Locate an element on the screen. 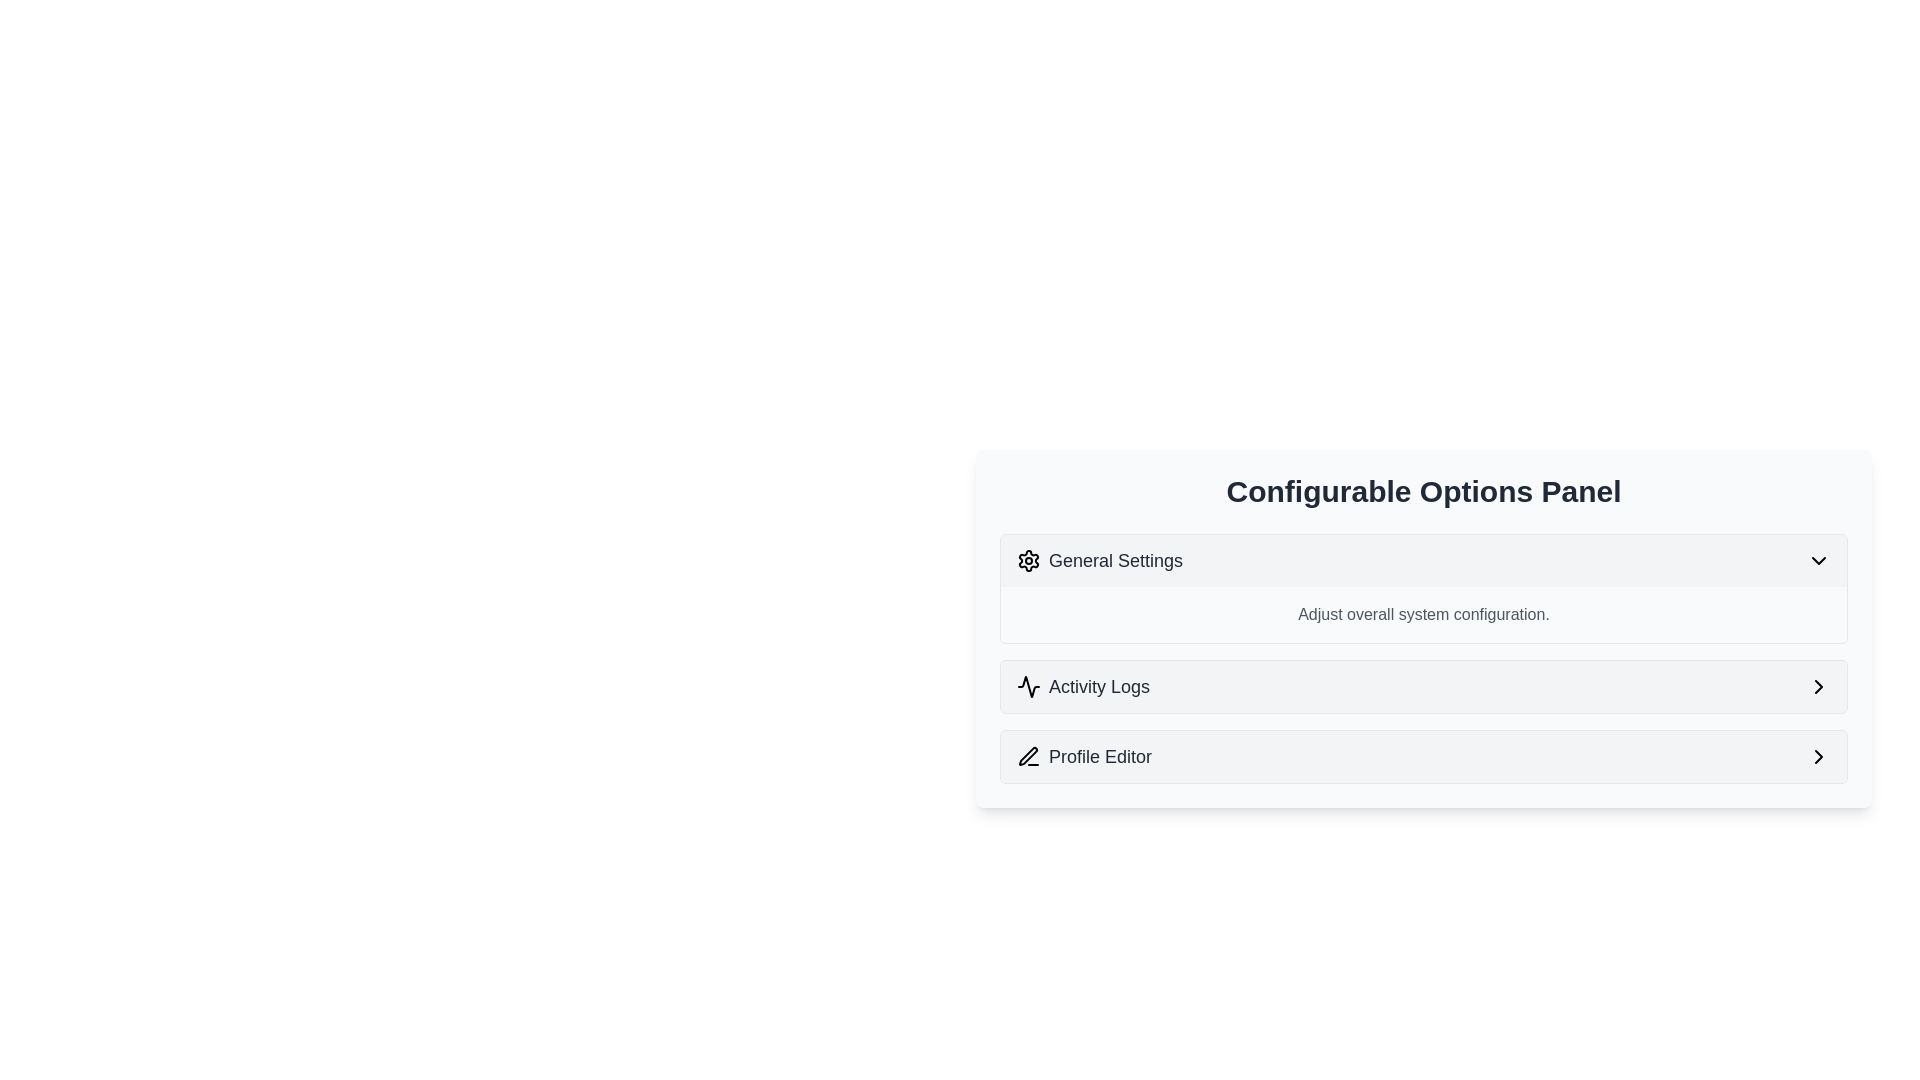 Image resolution: width=1920 pixels, height=1080 pixels. the textual label that identifies and selects the associated section related to activity logs, situated beside an icon on the right-hand side, in the middle section of a vertical list panel is located at coordinates (1098, 685).